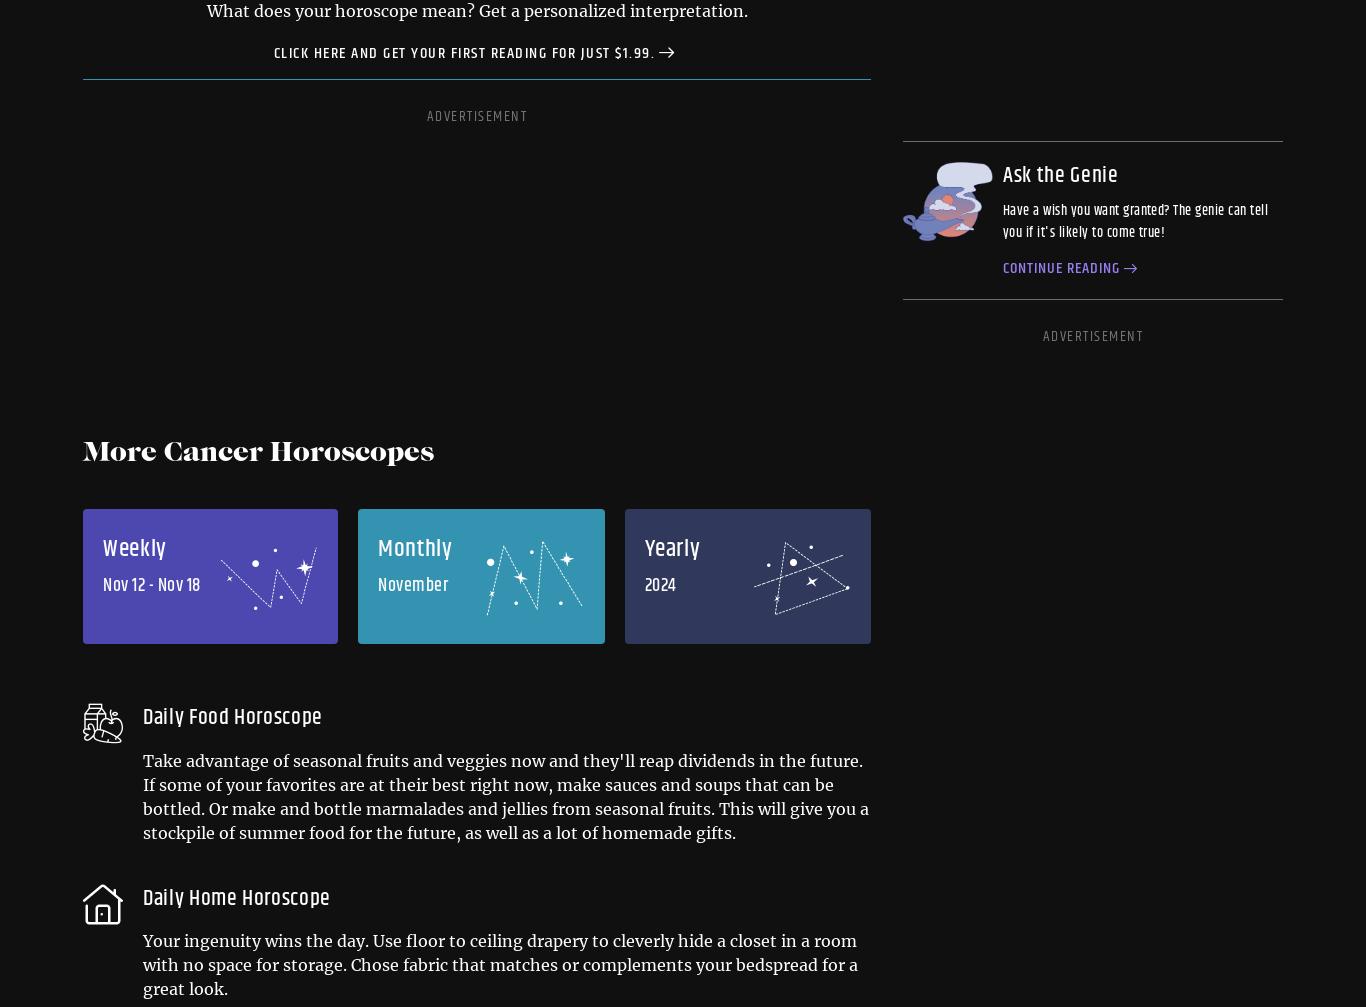 This screenshot has height=1007, width=1366. I want to click on '2024', so click(659, 584).